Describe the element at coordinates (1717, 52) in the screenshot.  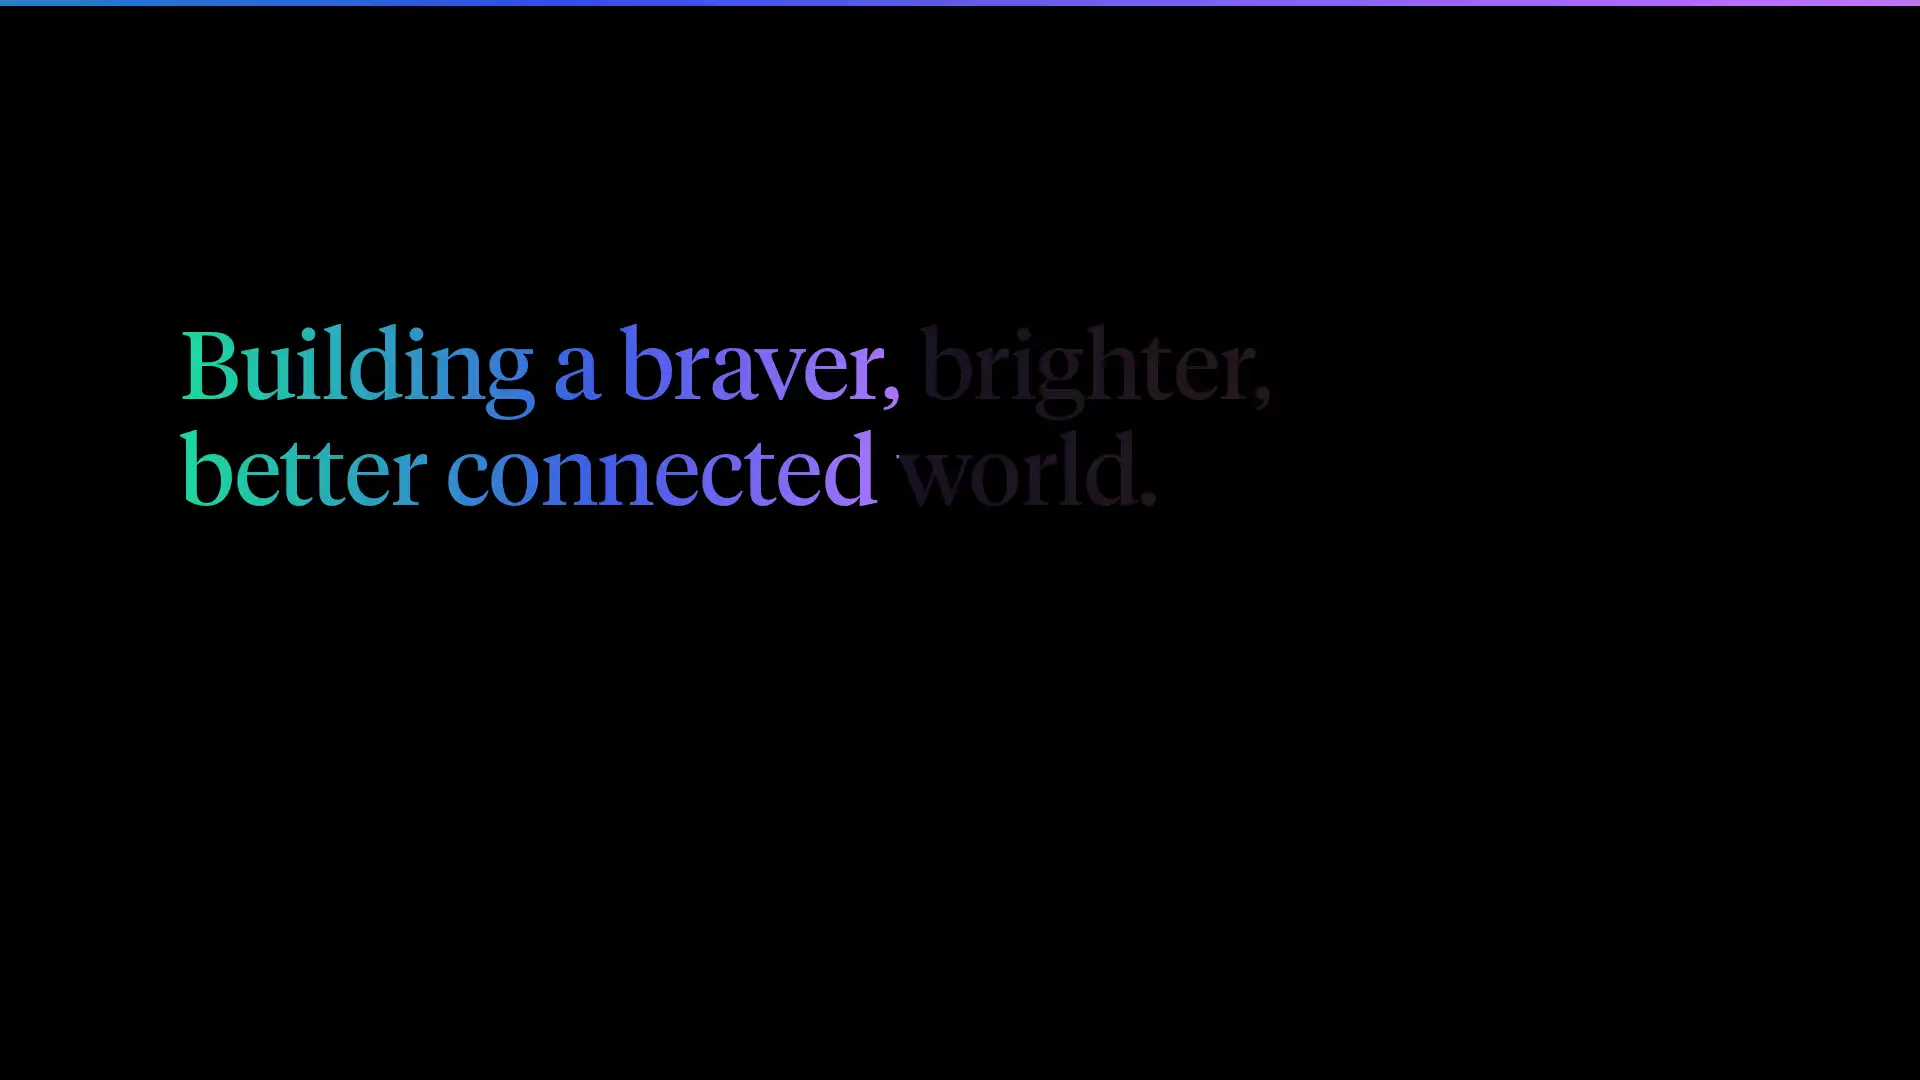
I see `Menu Button` at that location.